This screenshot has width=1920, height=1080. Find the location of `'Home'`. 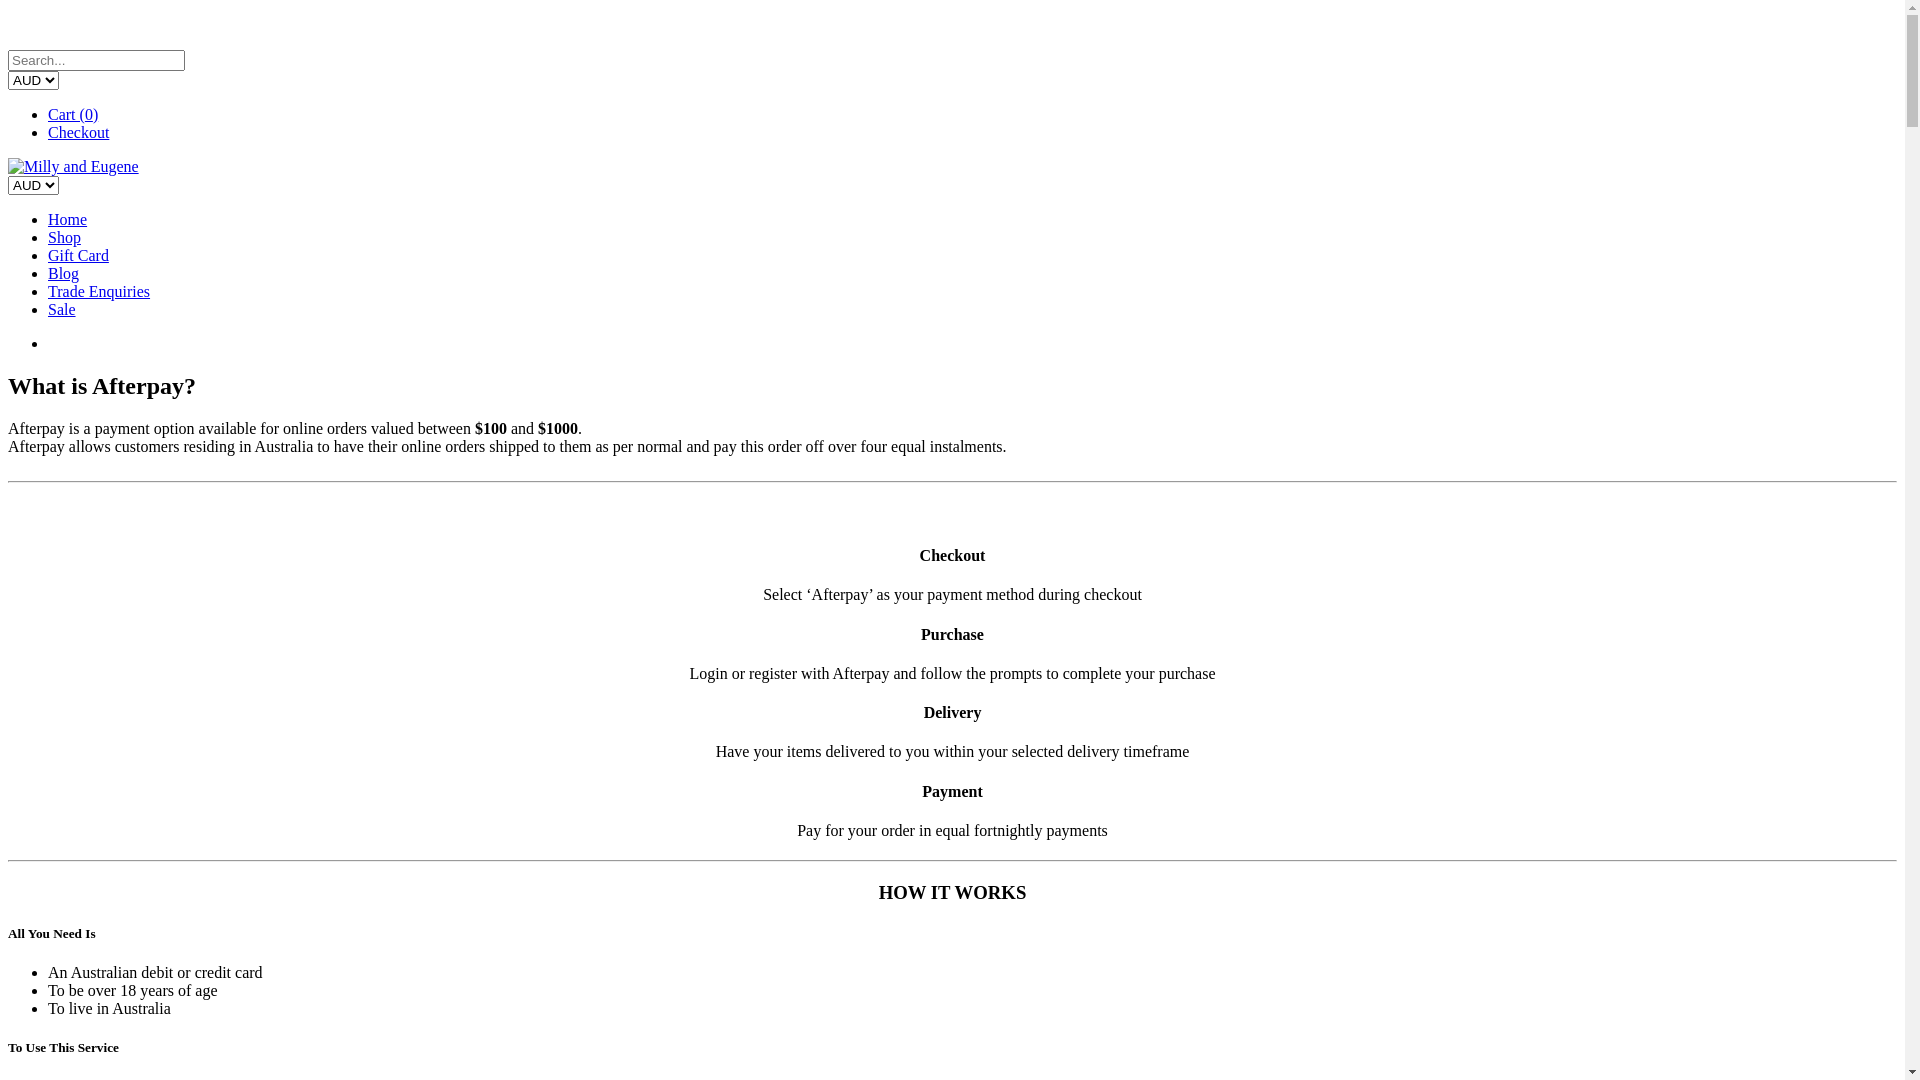

'Home' is located at coordinates (67, 219).